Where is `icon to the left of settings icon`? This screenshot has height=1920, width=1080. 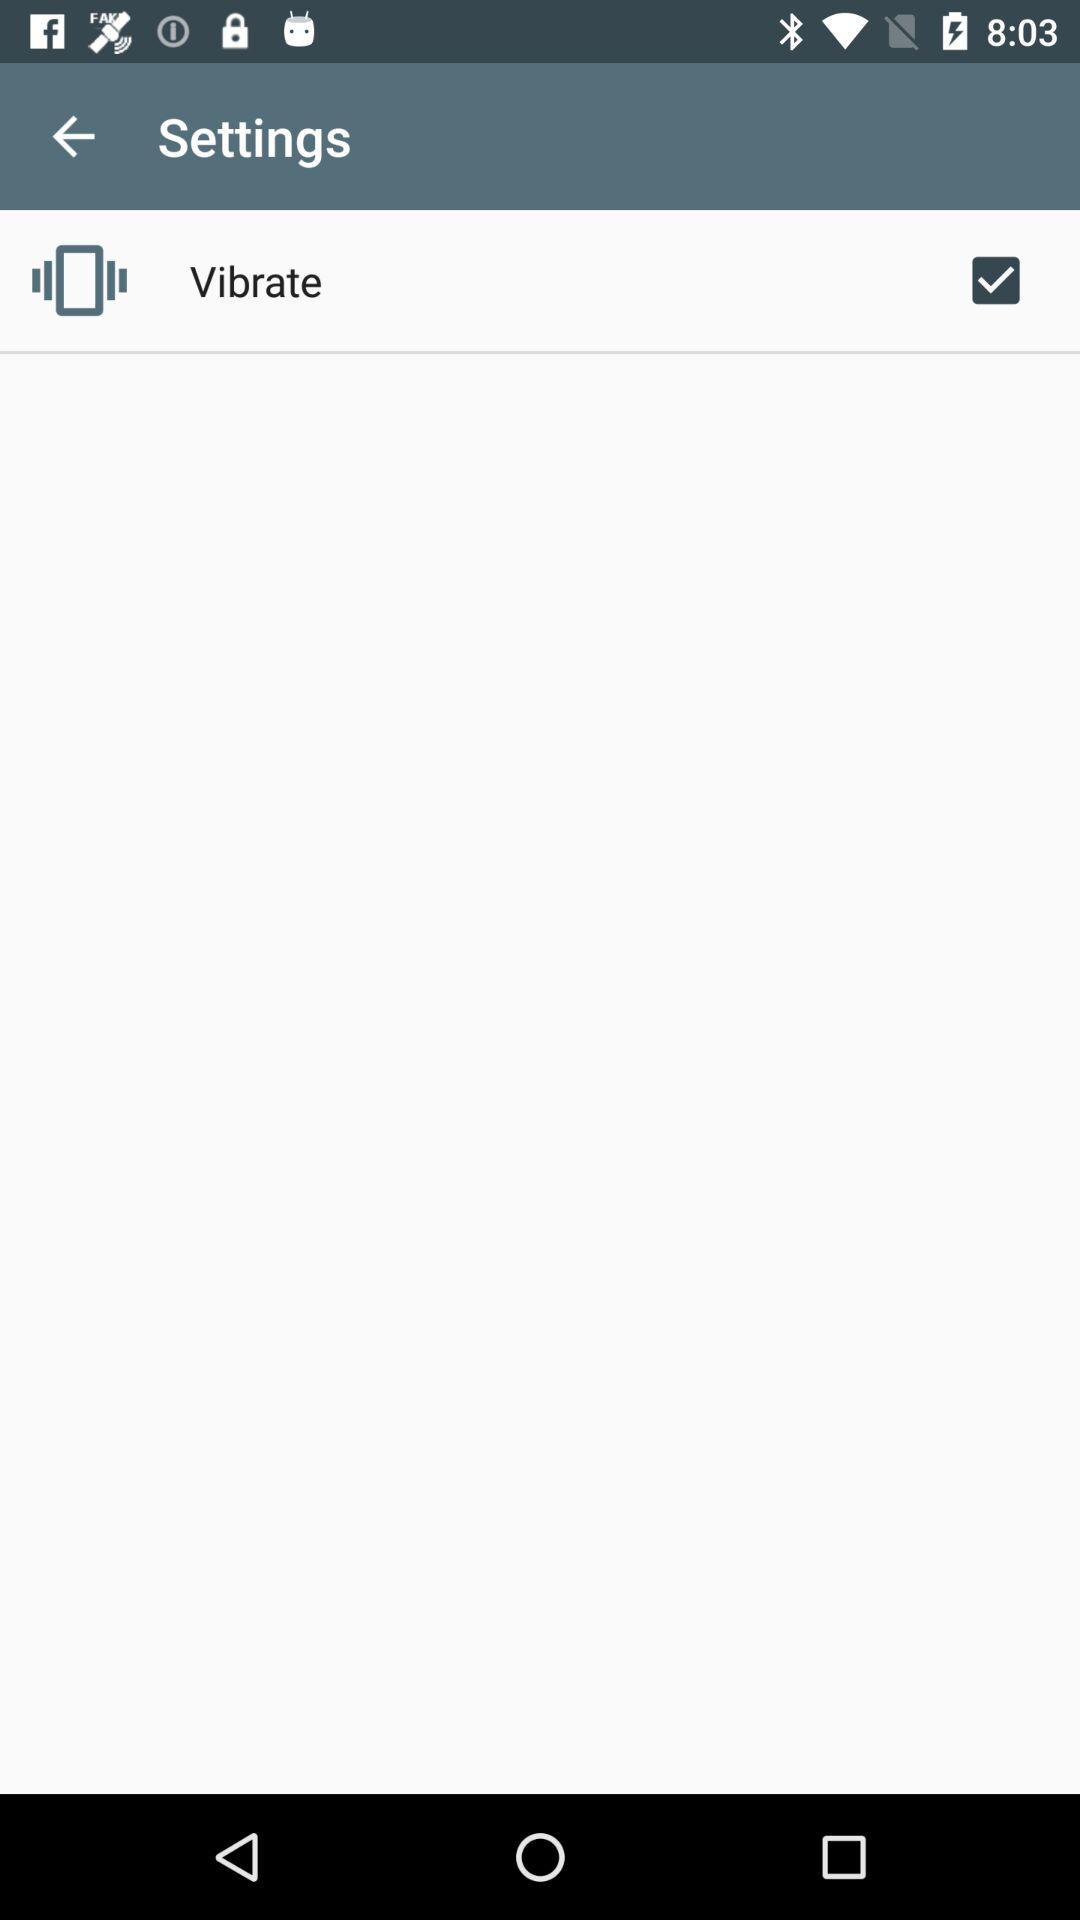
icon to the left of settings icon is located at coordinates (72, 135).